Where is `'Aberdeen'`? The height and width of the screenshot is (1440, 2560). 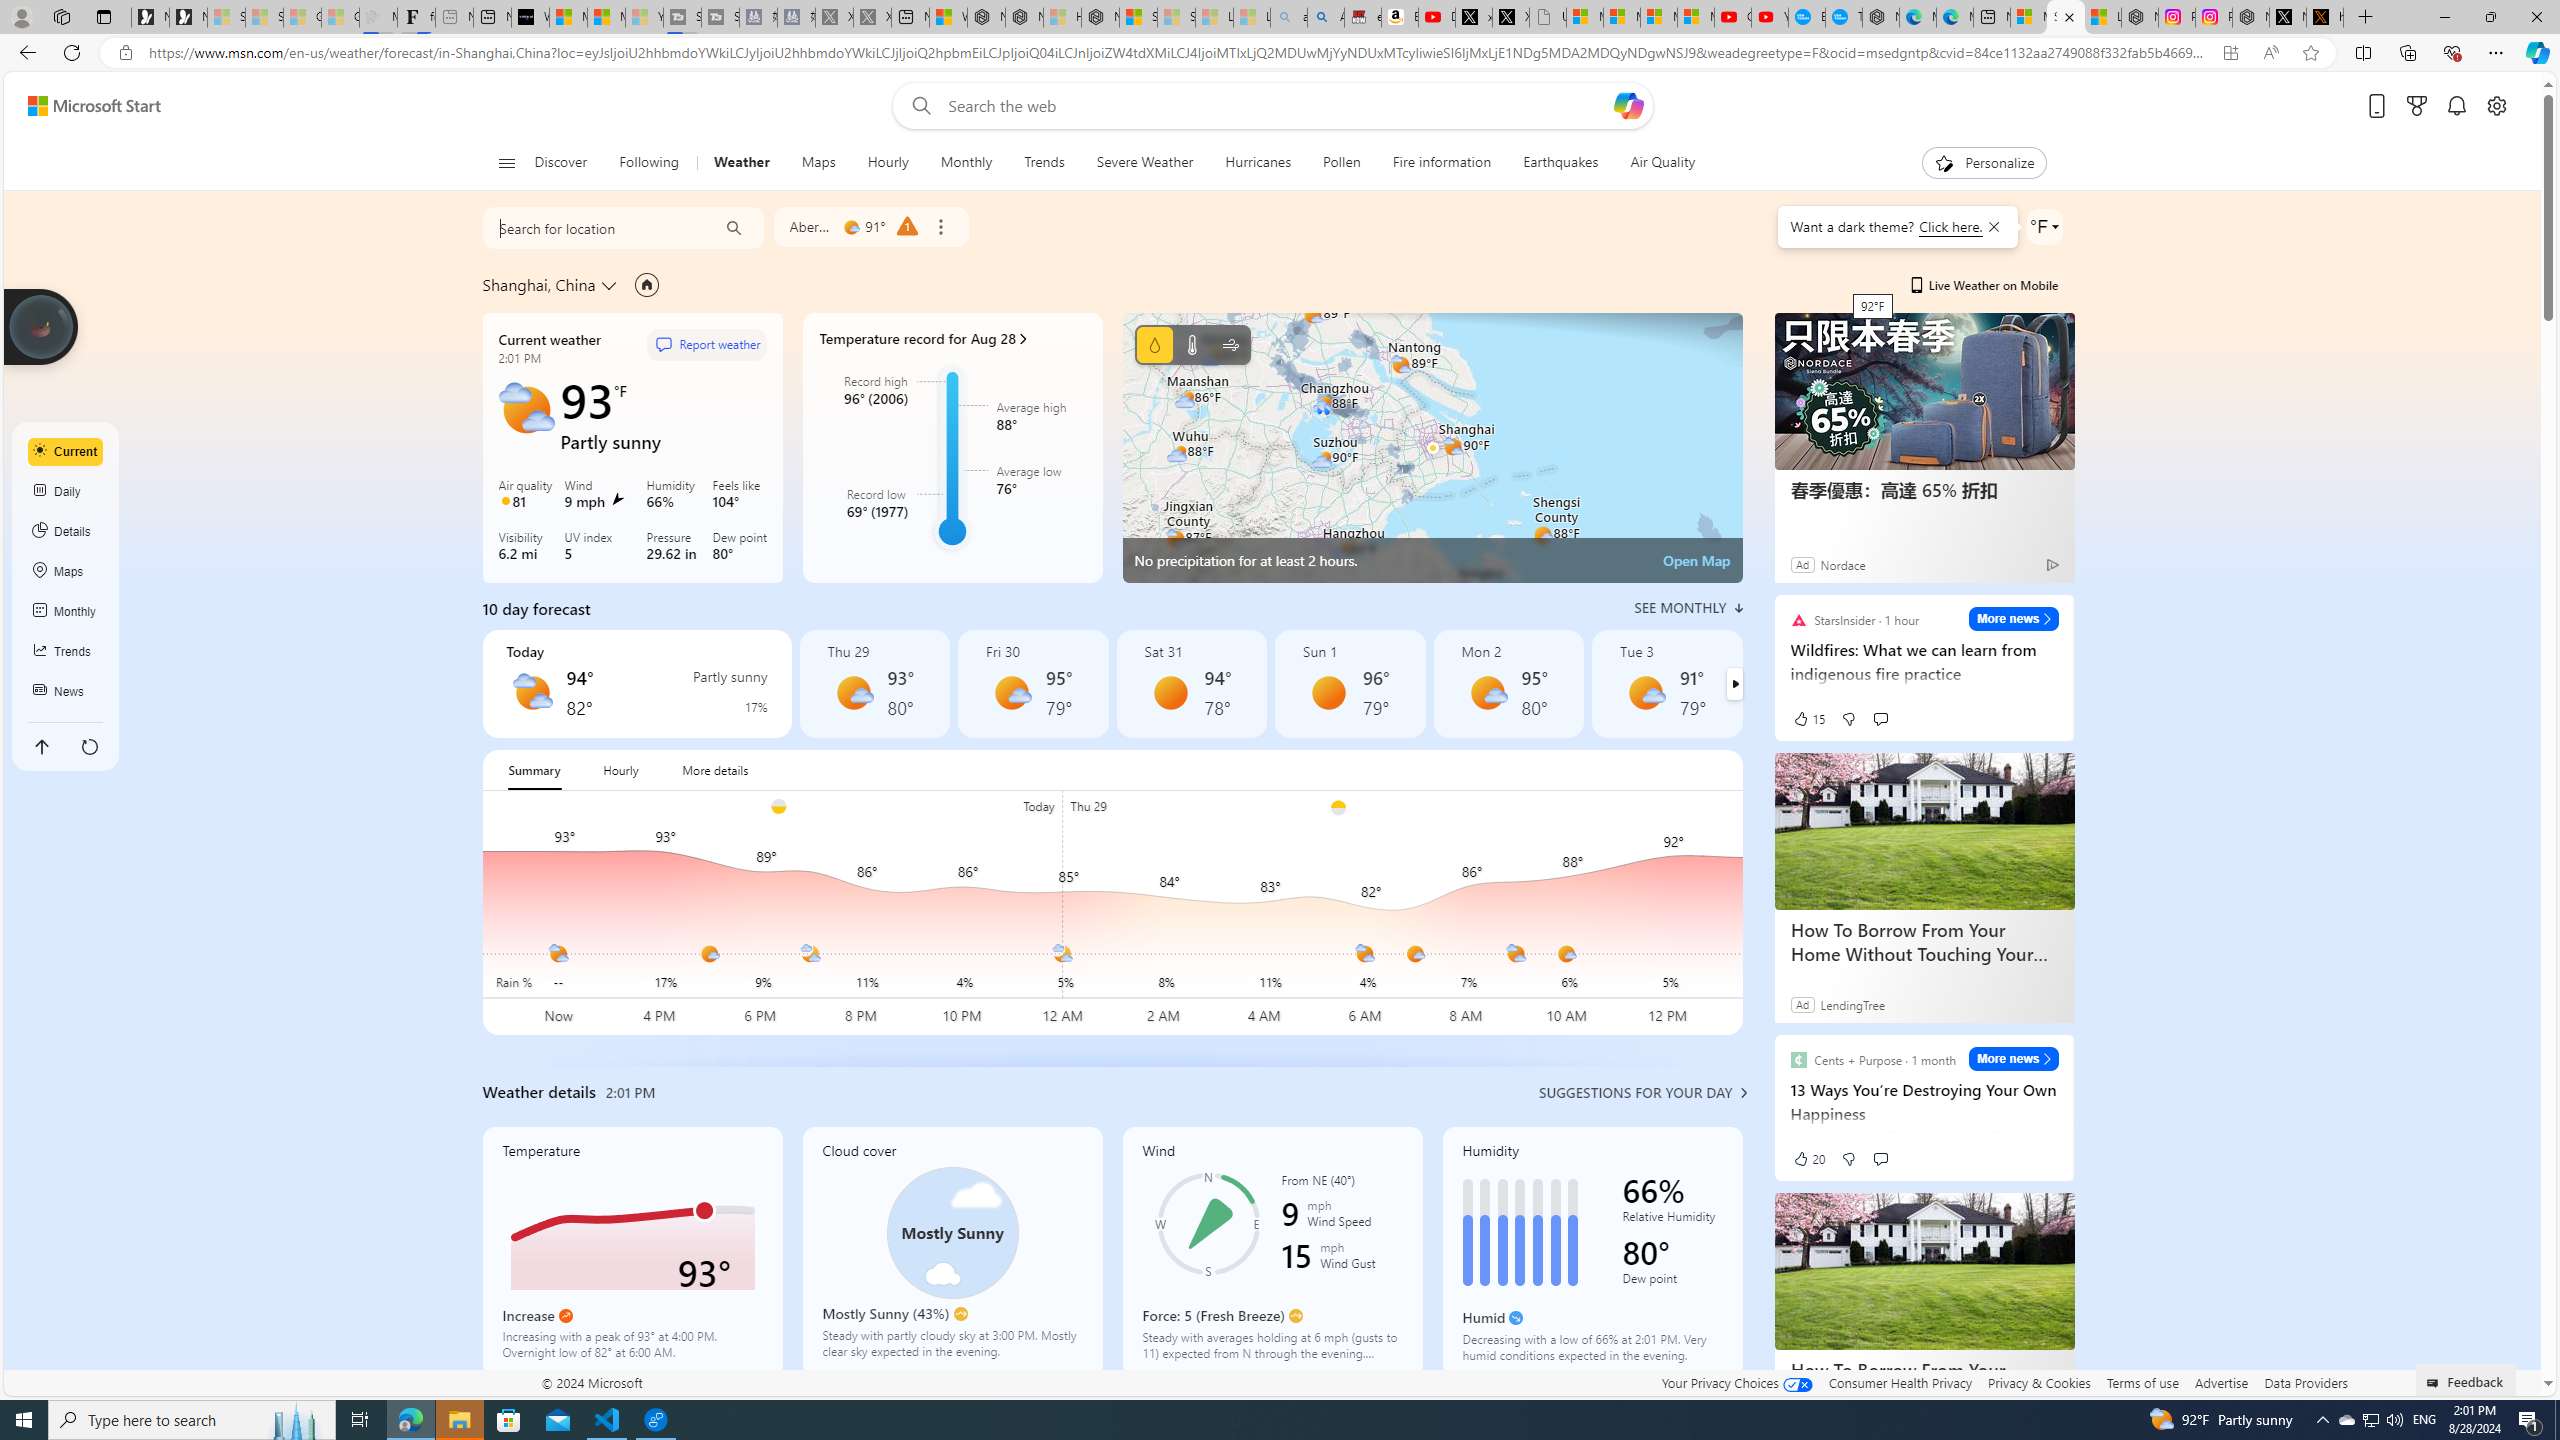
'Aberdeen' is located at coordinates (811, 226).